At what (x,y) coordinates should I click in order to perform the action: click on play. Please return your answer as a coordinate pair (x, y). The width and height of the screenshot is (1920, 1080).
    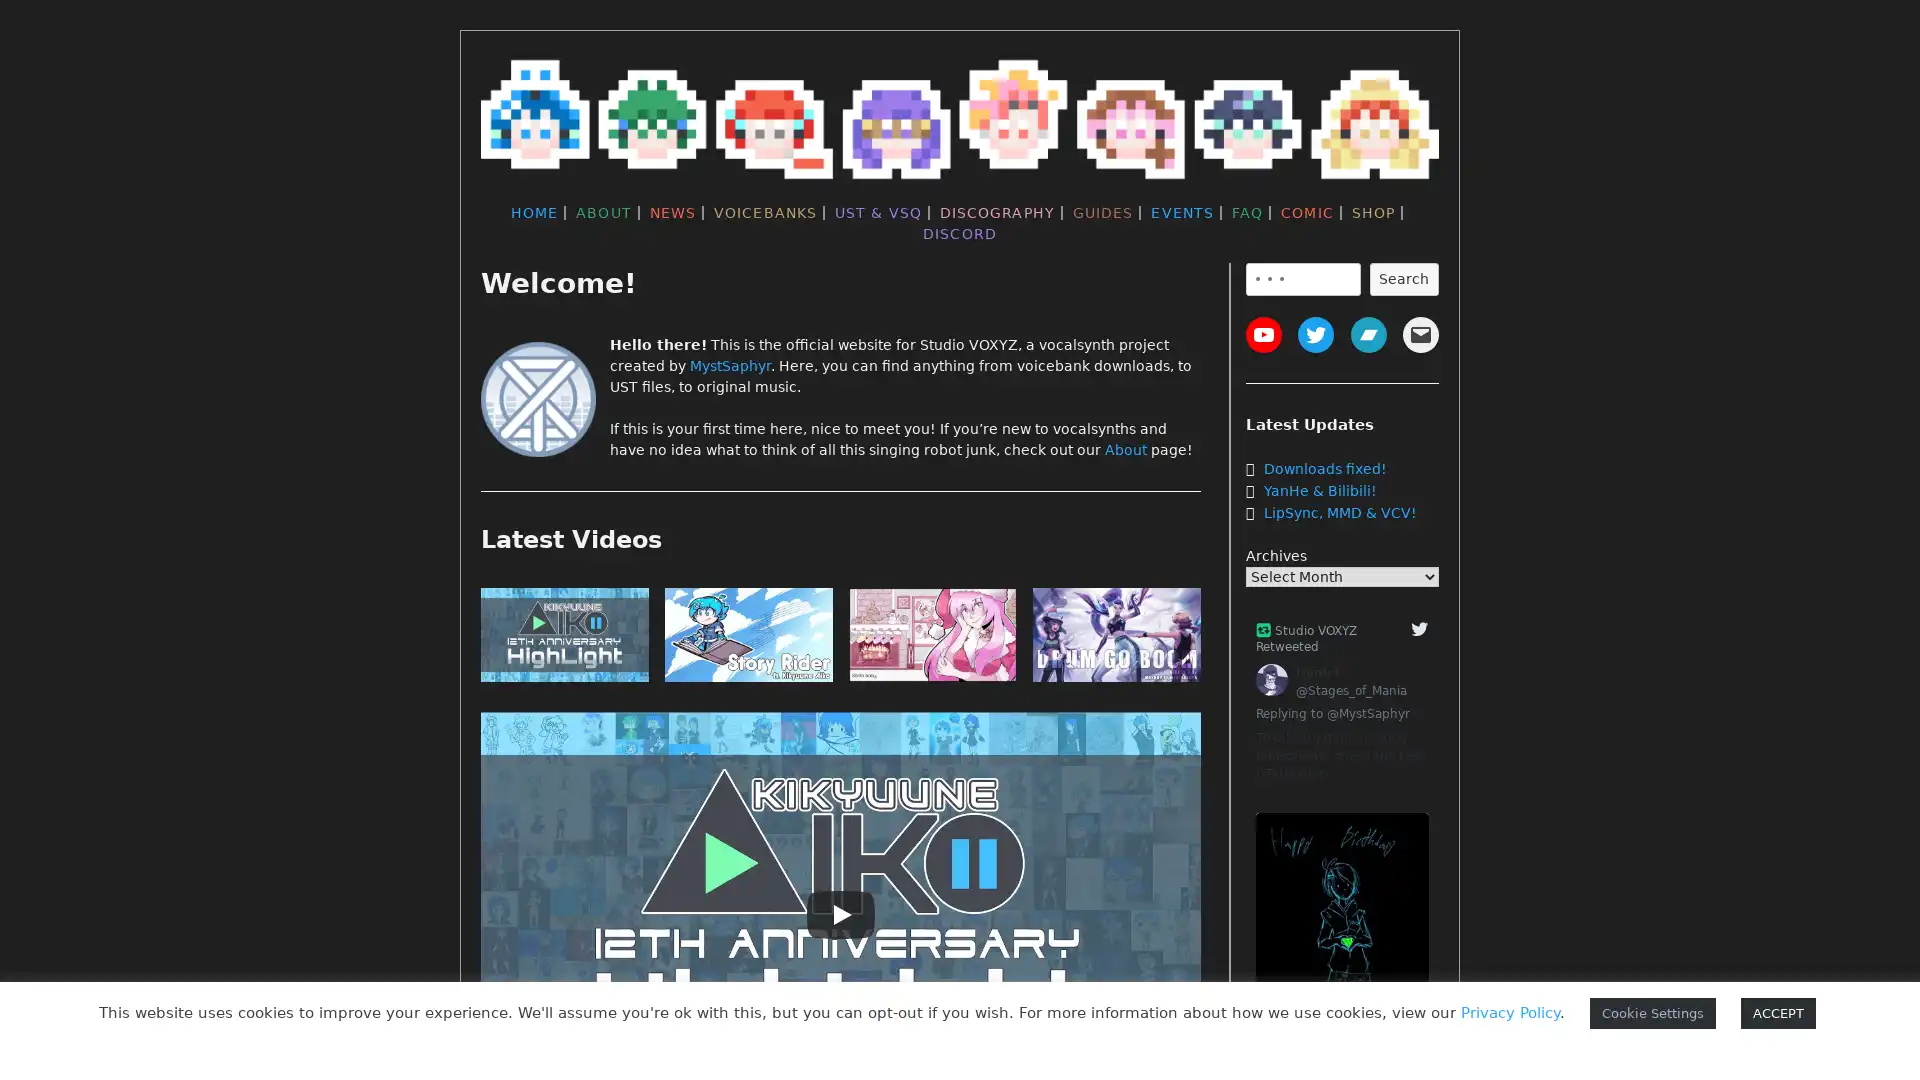
    Looking at the image, I should click on (931, 639).